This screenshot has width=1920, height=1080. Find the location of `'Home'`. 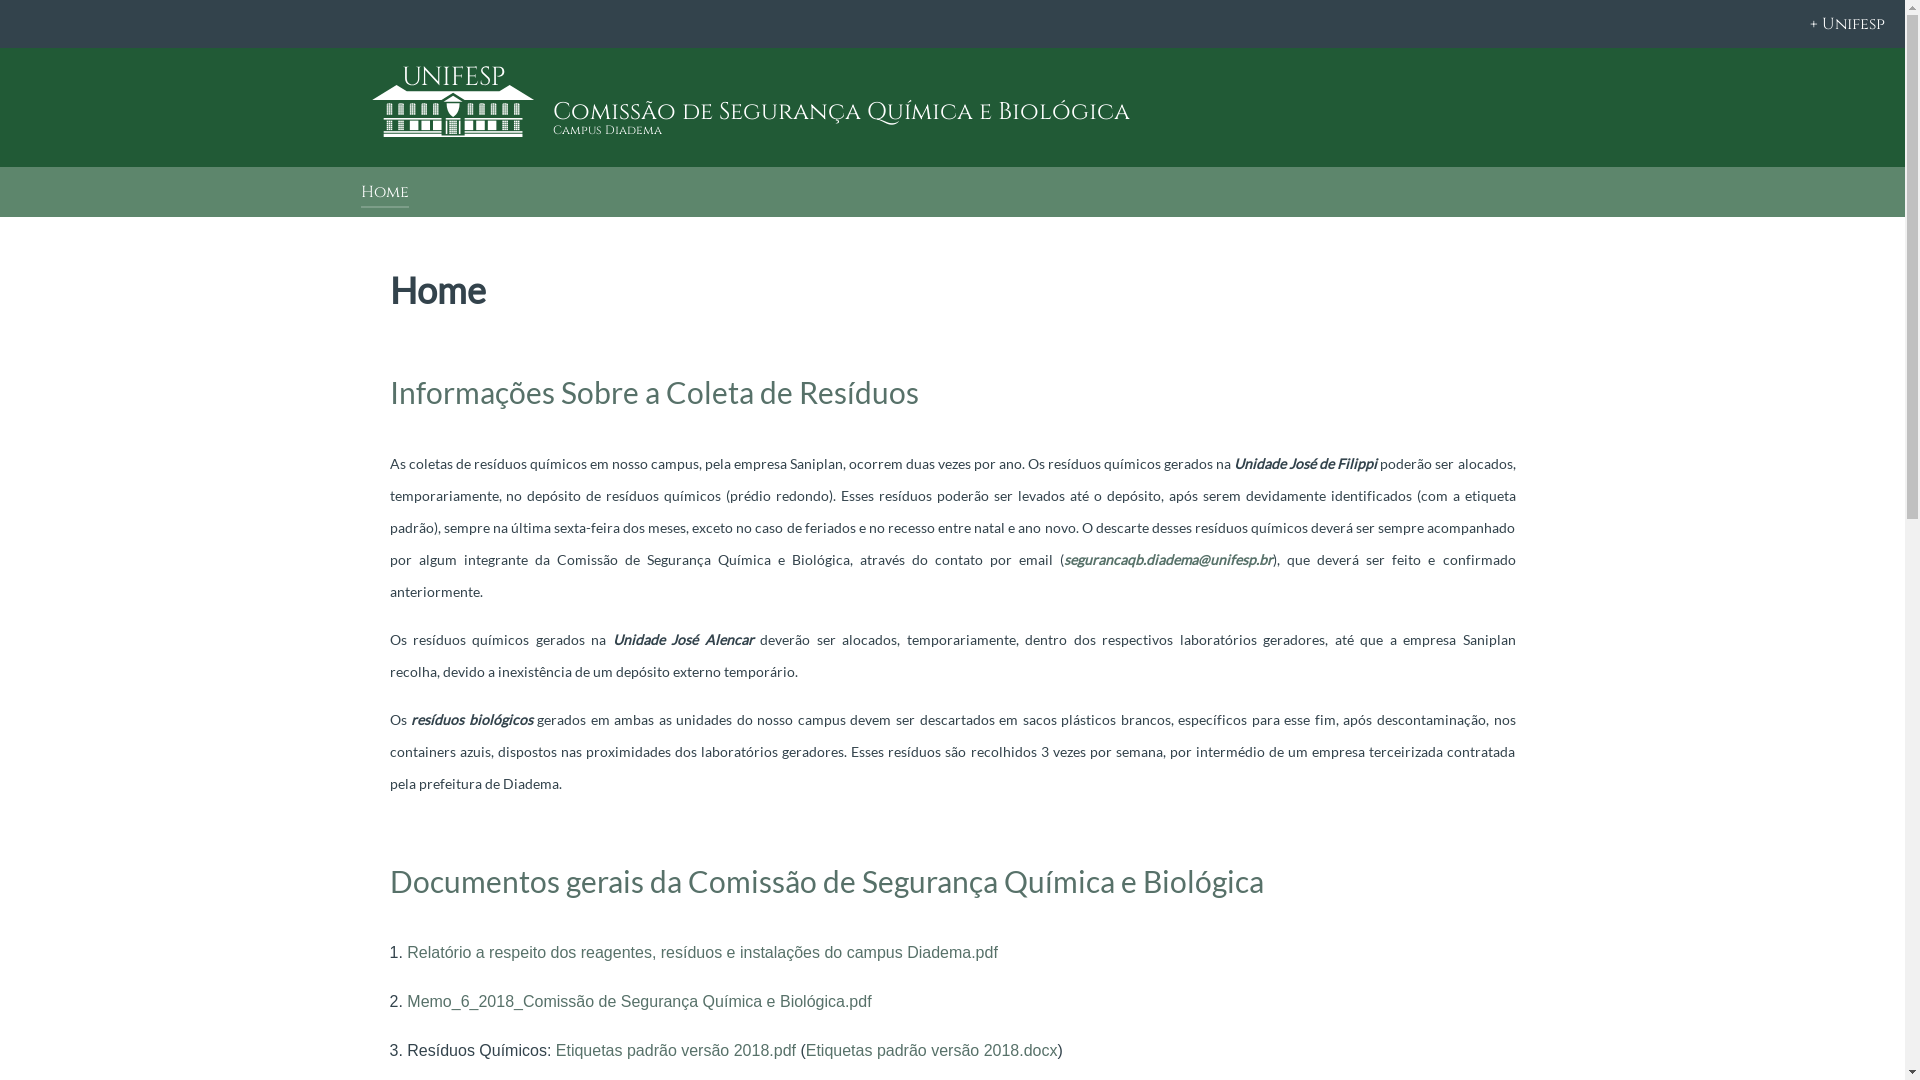

'Home' is located at coordinates (360, 193).